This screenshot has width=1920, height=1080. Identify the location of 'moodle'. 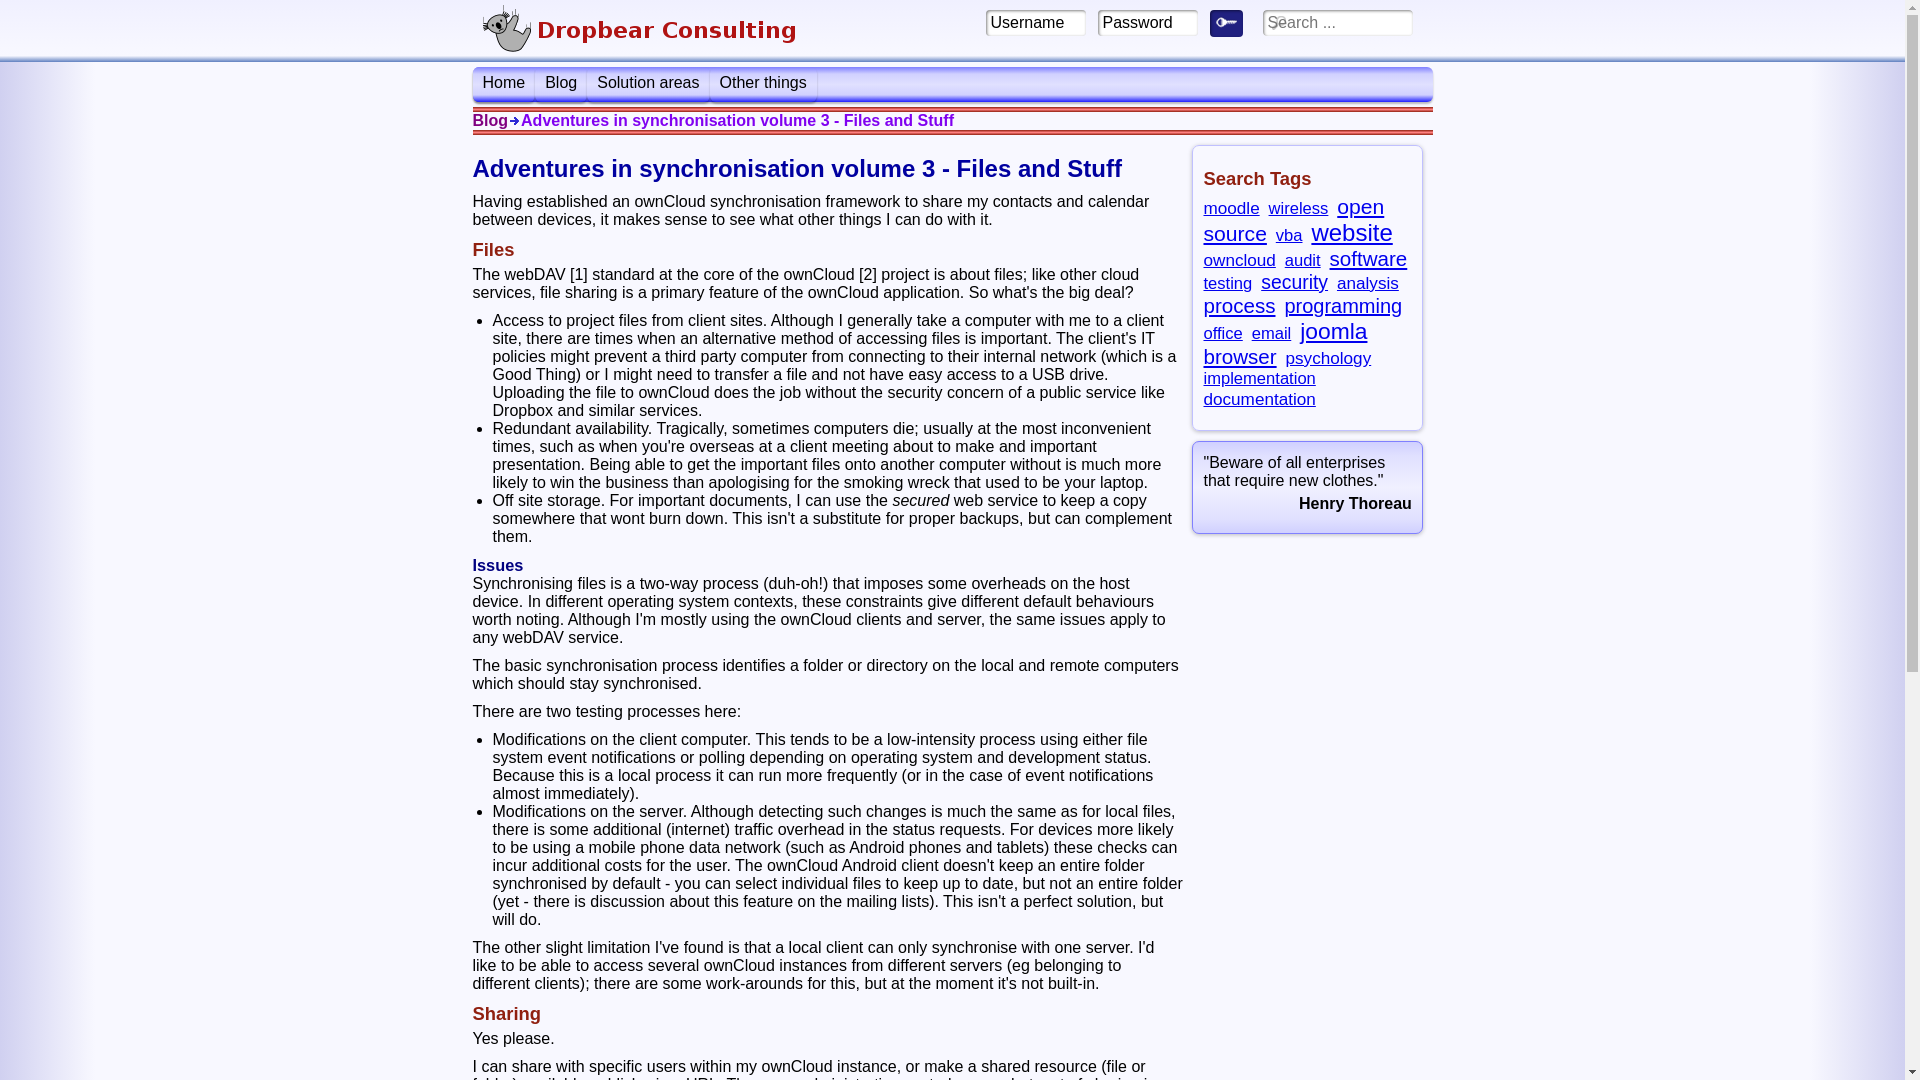
(1229, 208).